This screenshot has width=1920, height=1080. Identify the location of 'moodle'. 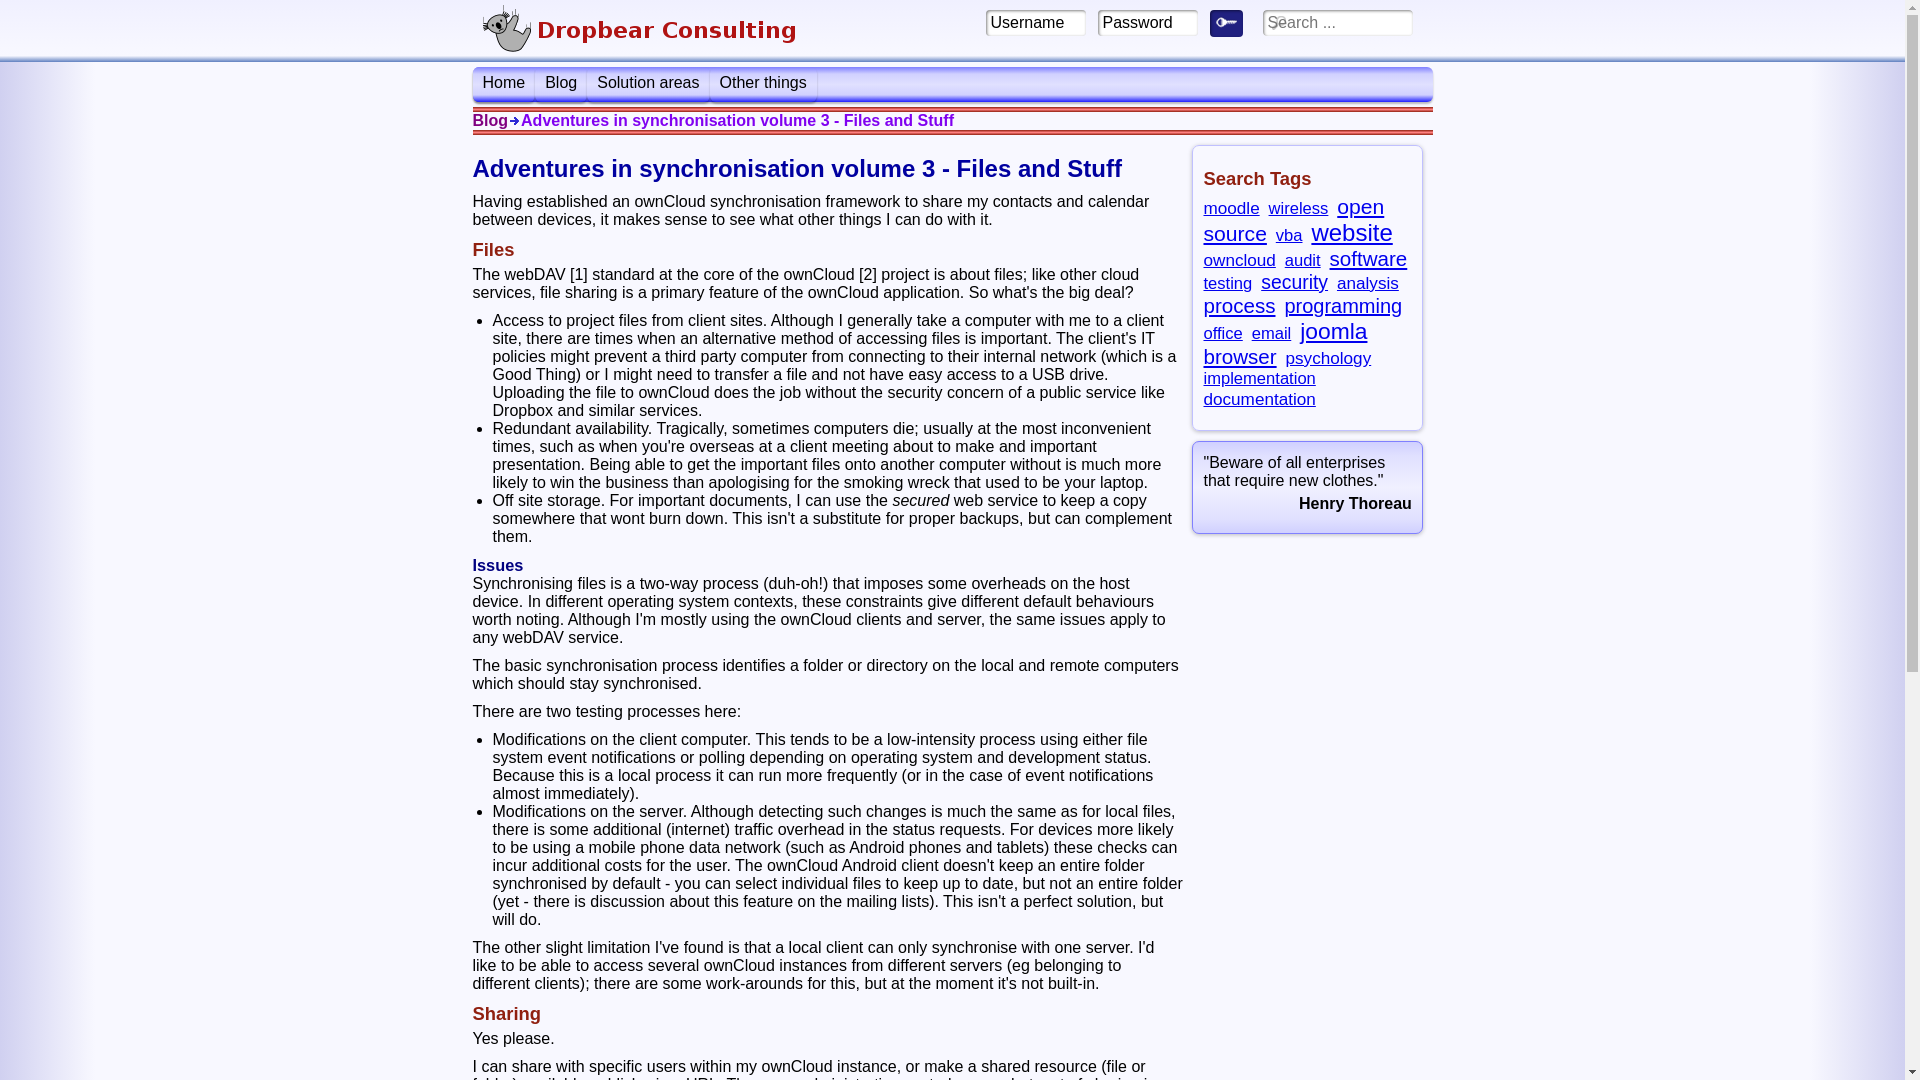
(1229, 208).